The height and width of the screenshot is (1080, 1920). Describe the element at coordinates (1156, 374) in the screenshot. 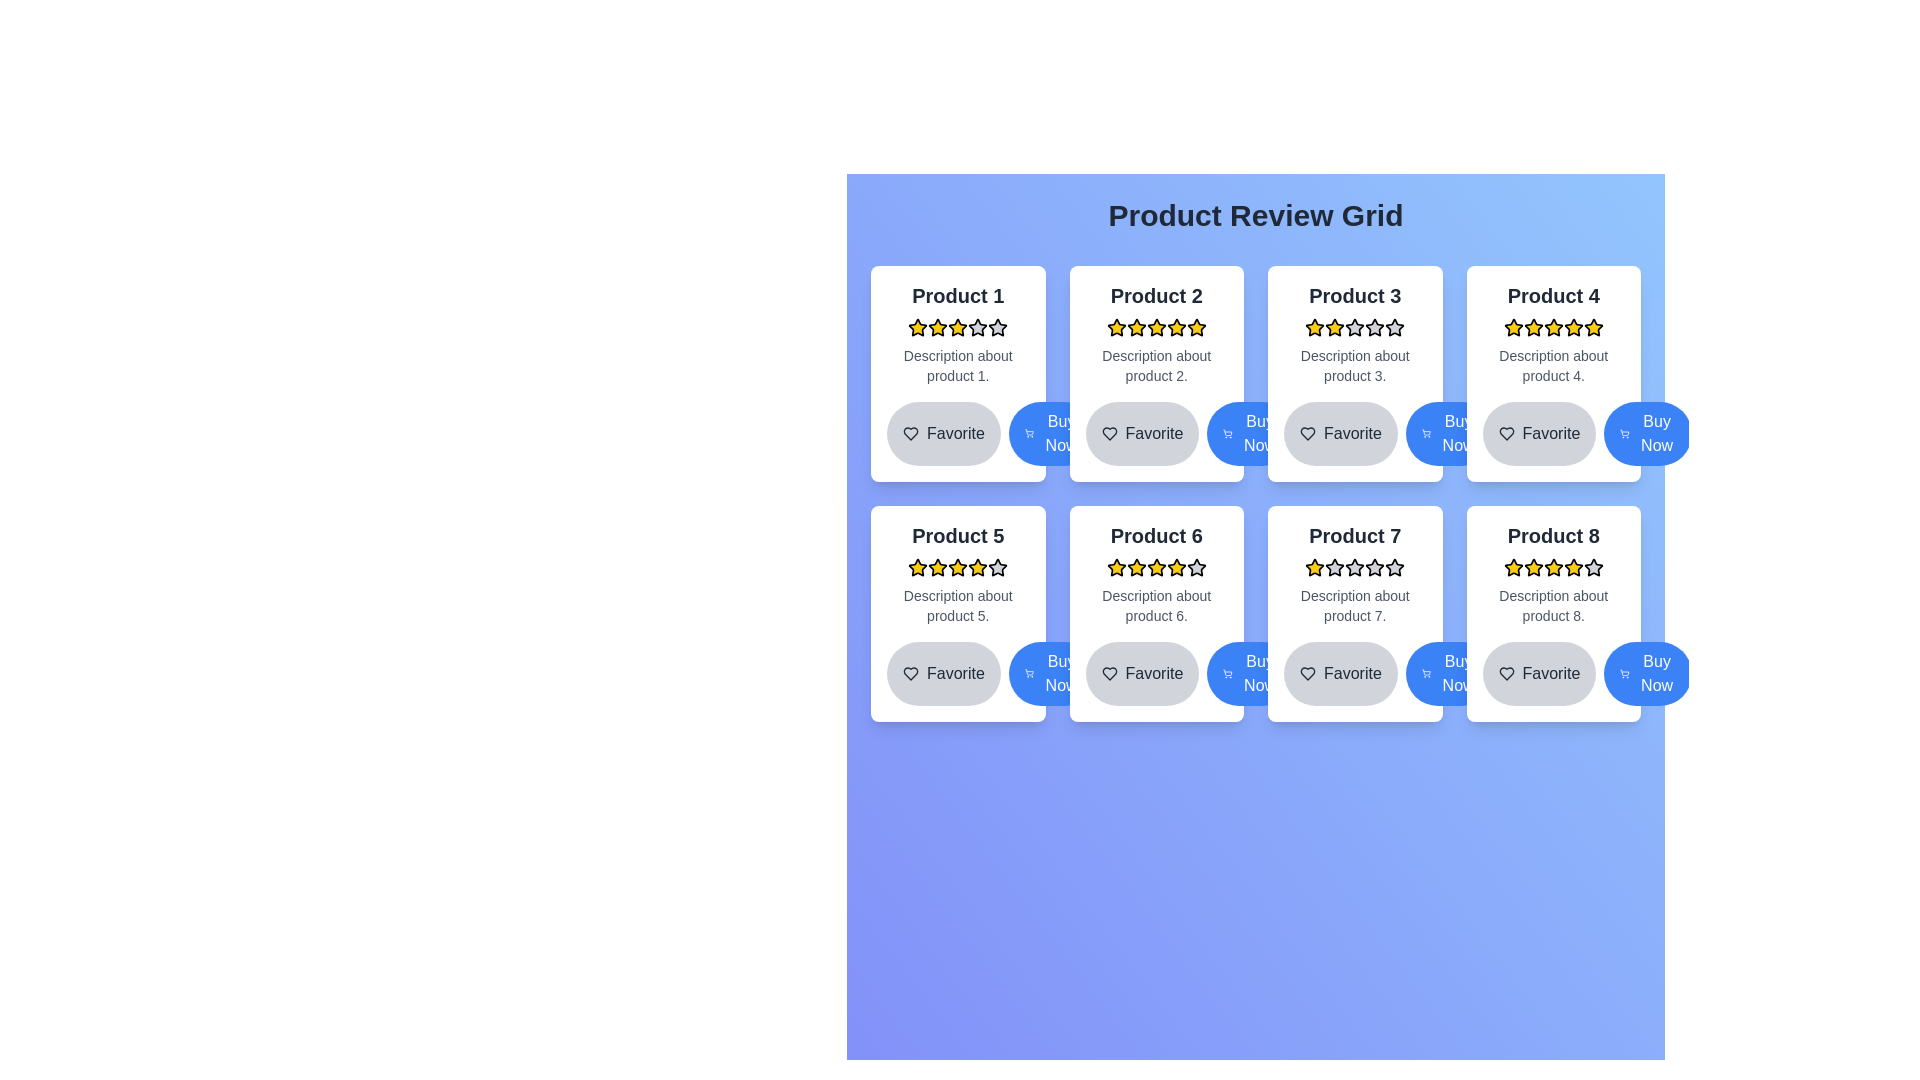

I see `the title of the product card located in the second position of the first row` at that location.